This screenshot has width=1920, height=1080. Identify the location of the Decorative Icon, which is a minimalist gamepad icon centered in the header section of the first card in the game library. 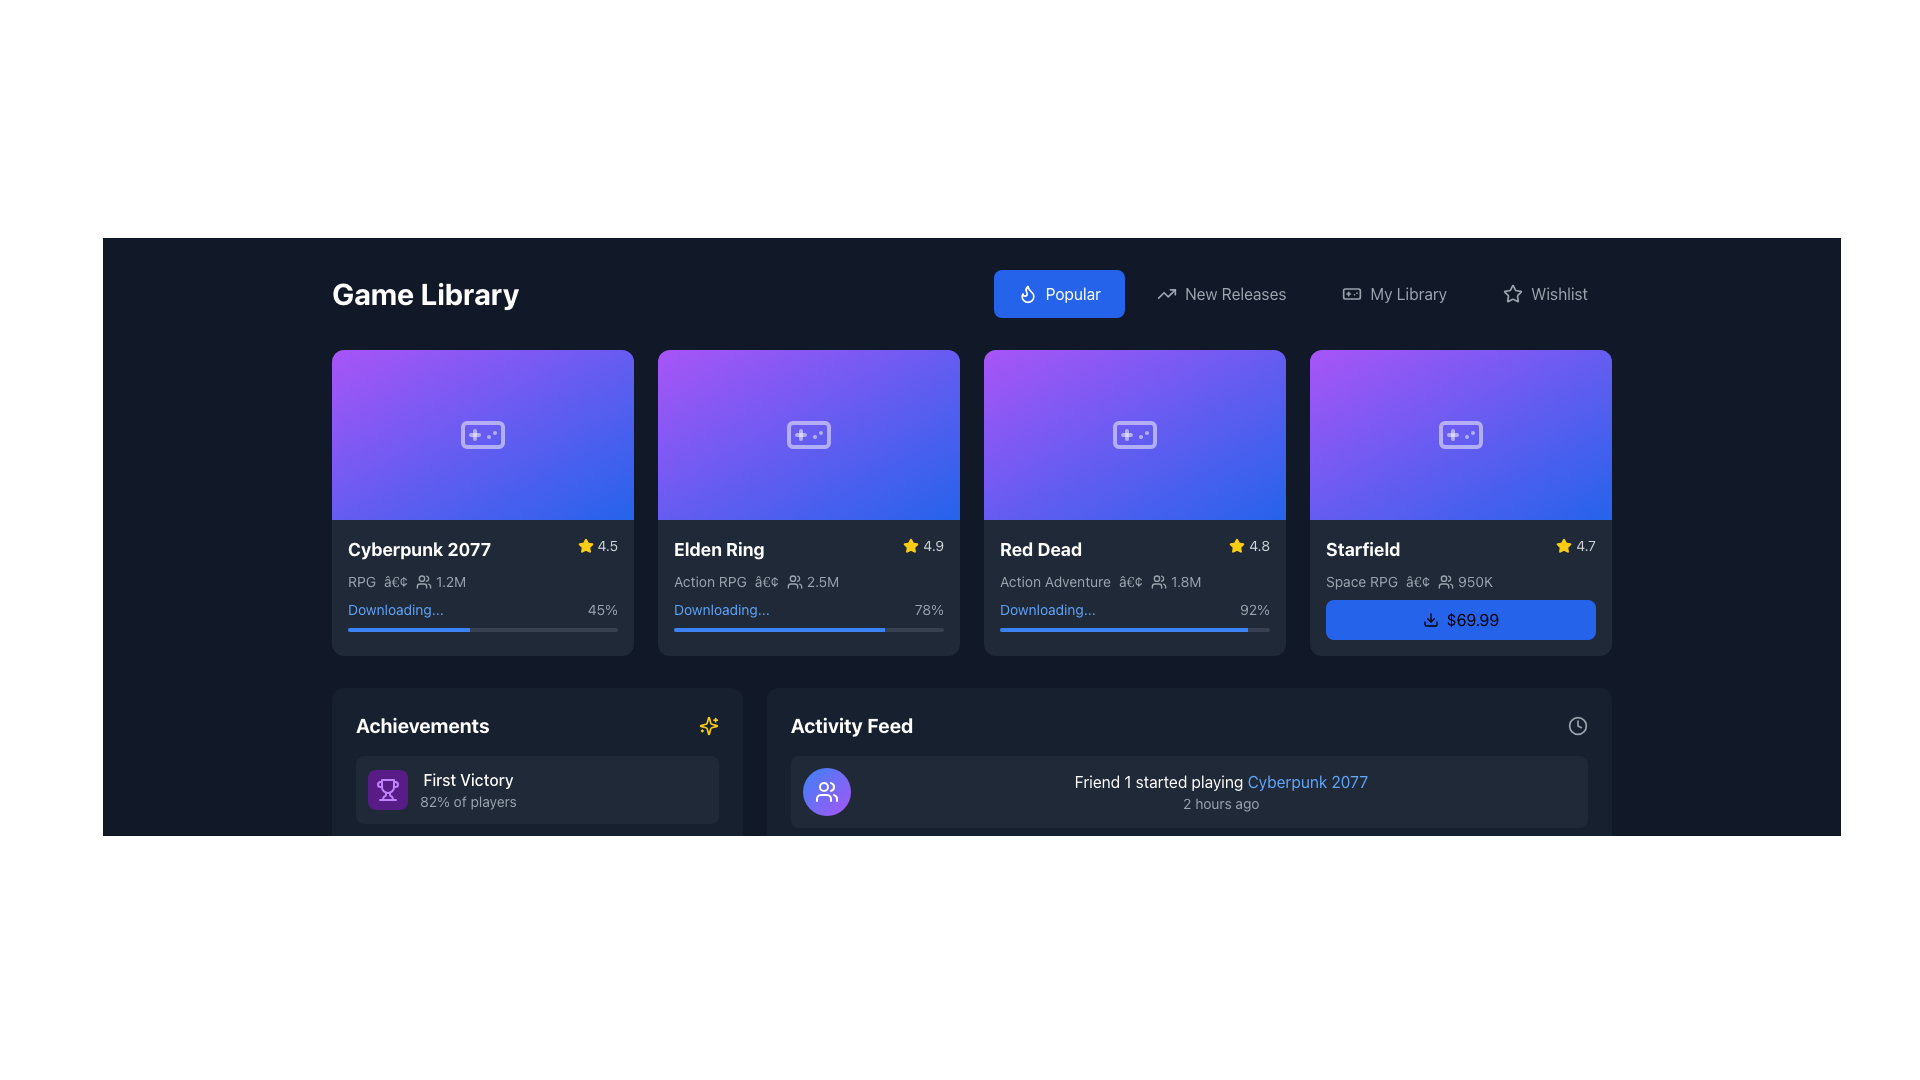
(483, 433).